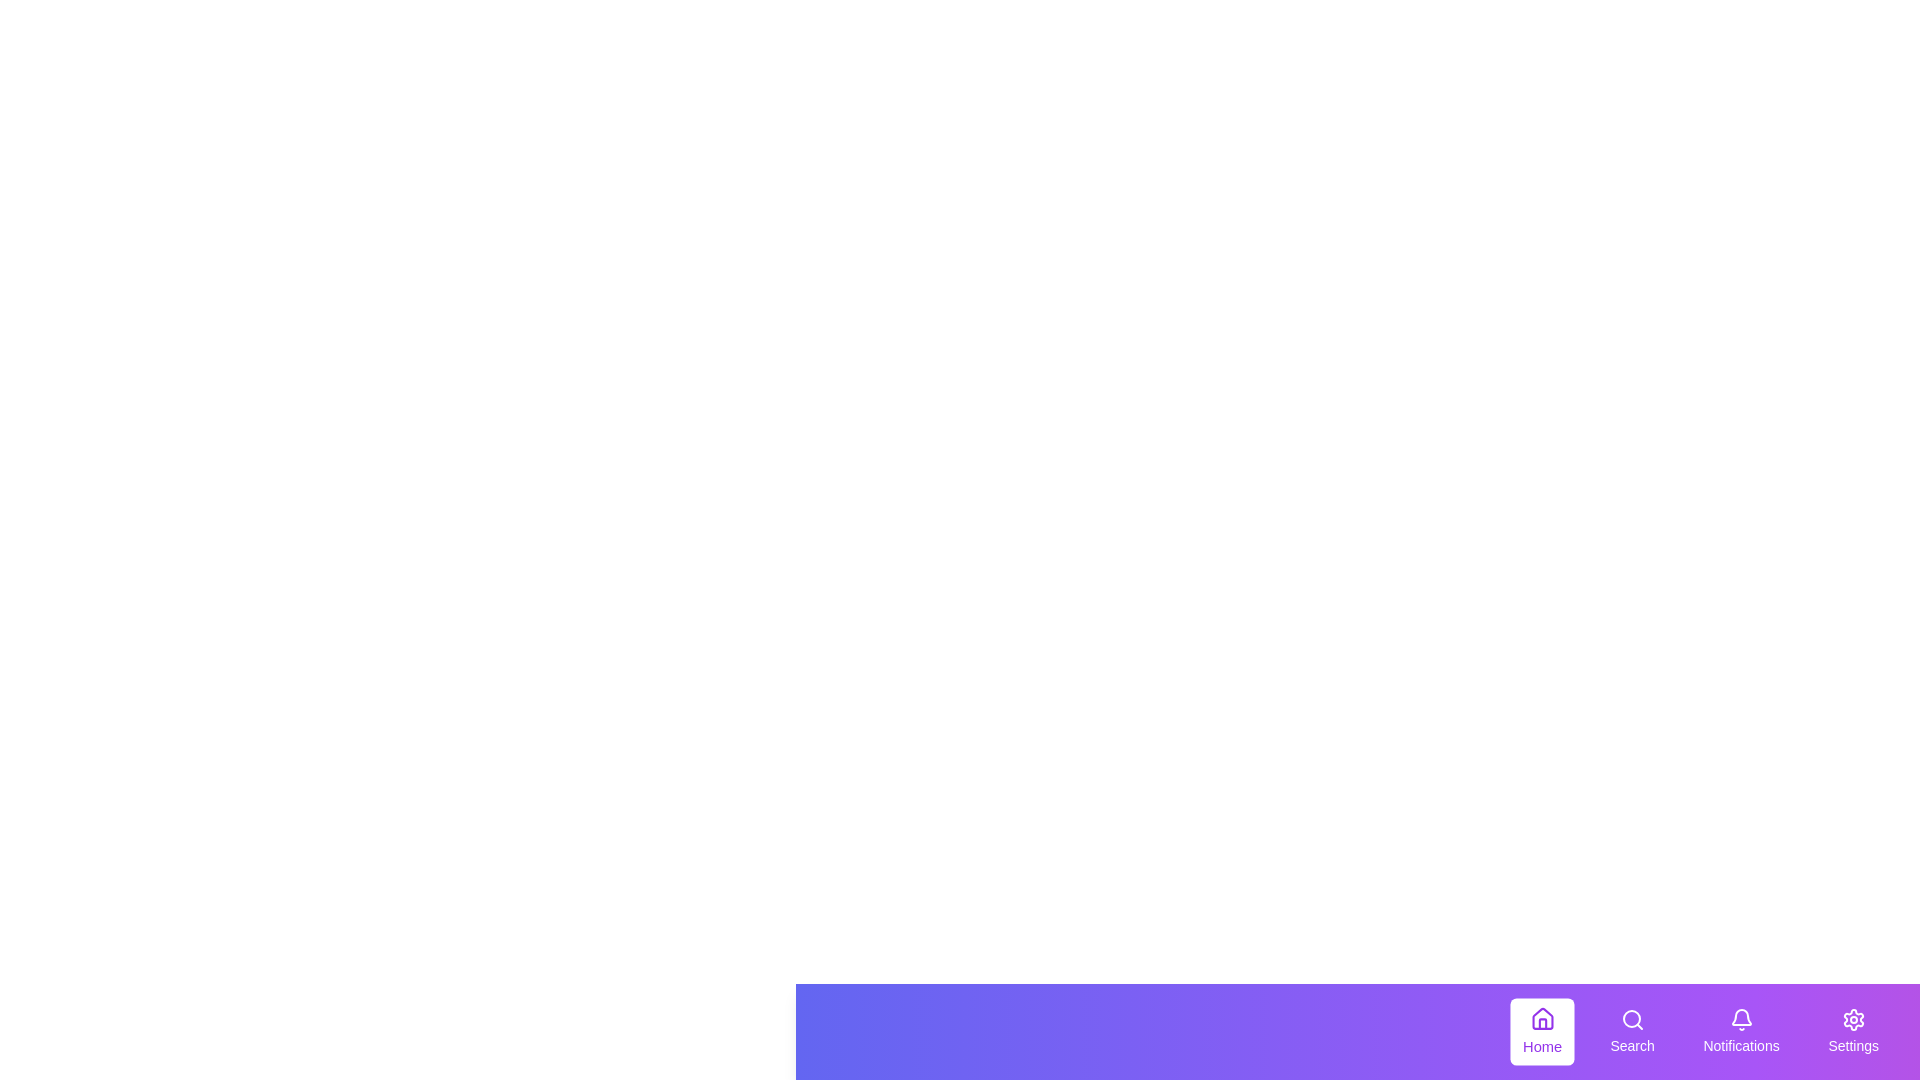  Describe the element at coordinates (1740, 1032) in the screenshot. I see `the Notifications tab to observe hover effects` at that location.